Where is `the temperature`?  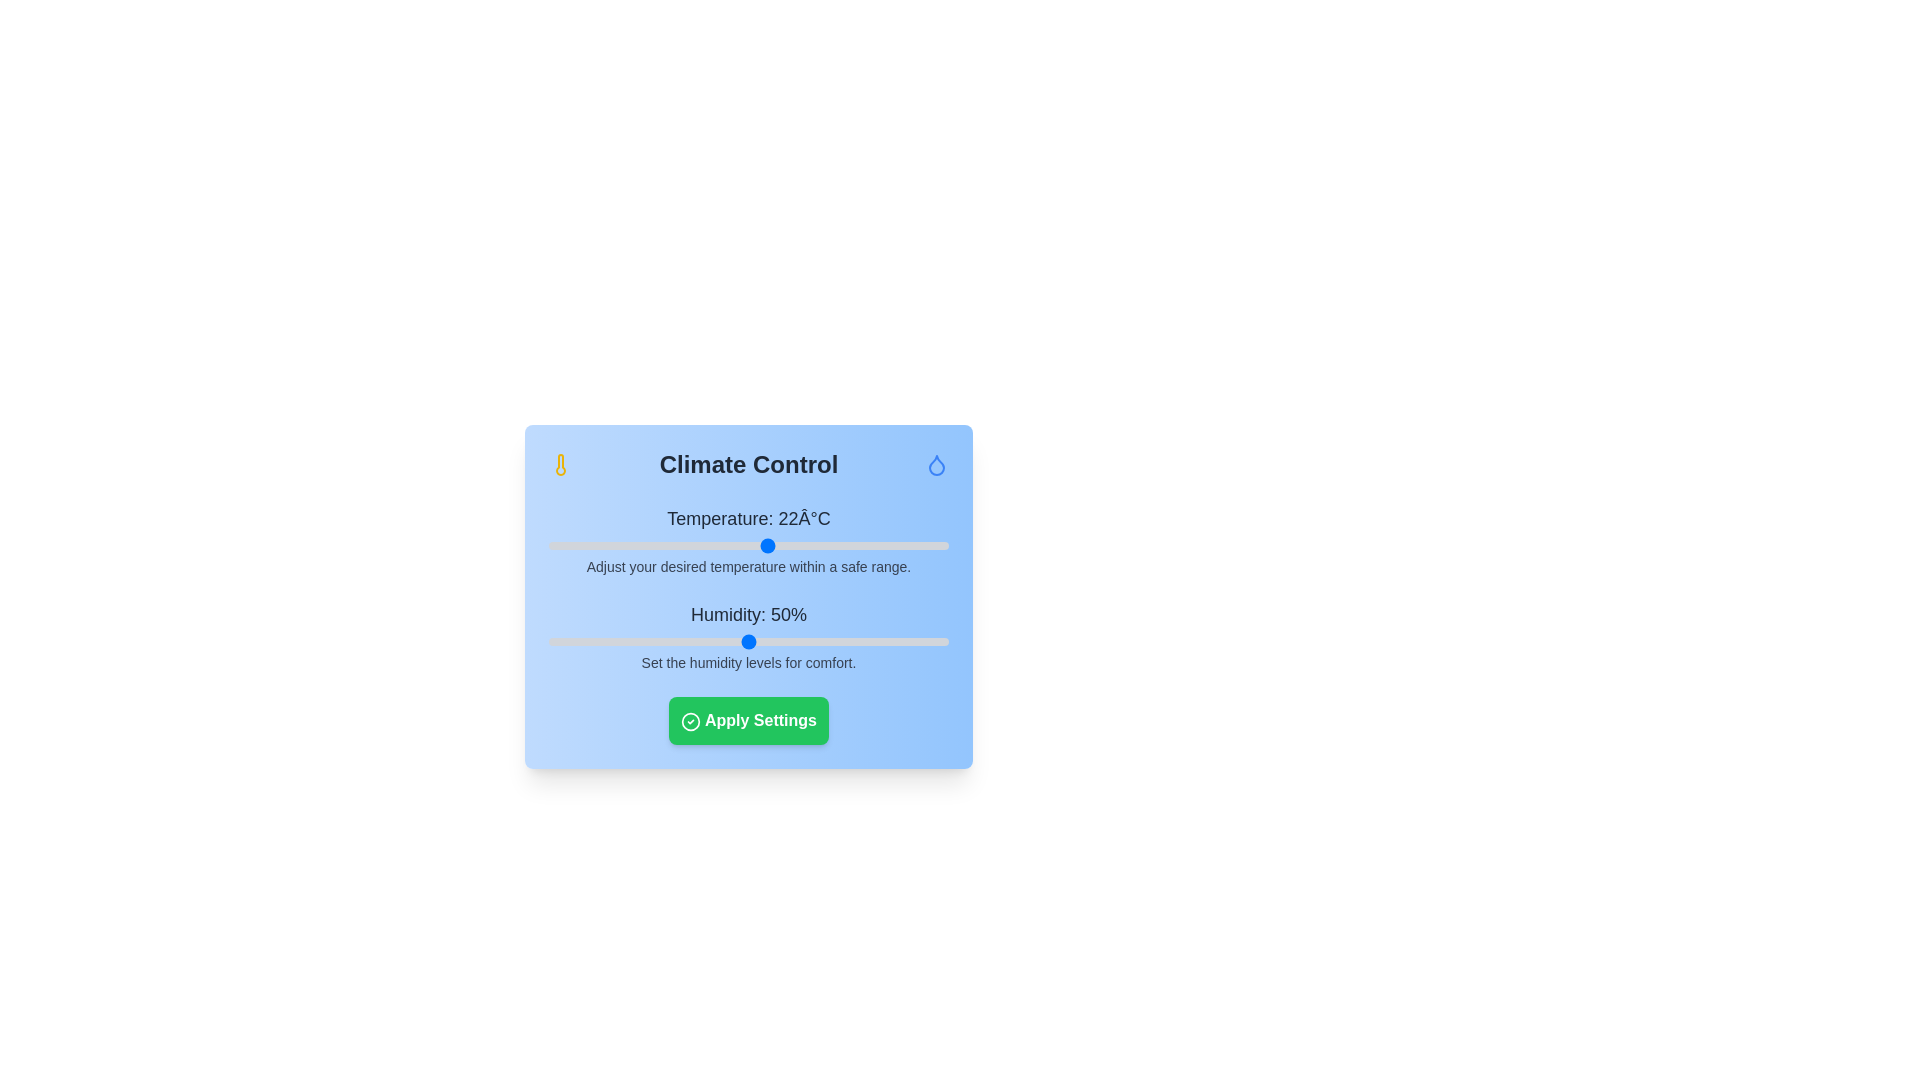
the temperature is located at coordinates (699, 546).